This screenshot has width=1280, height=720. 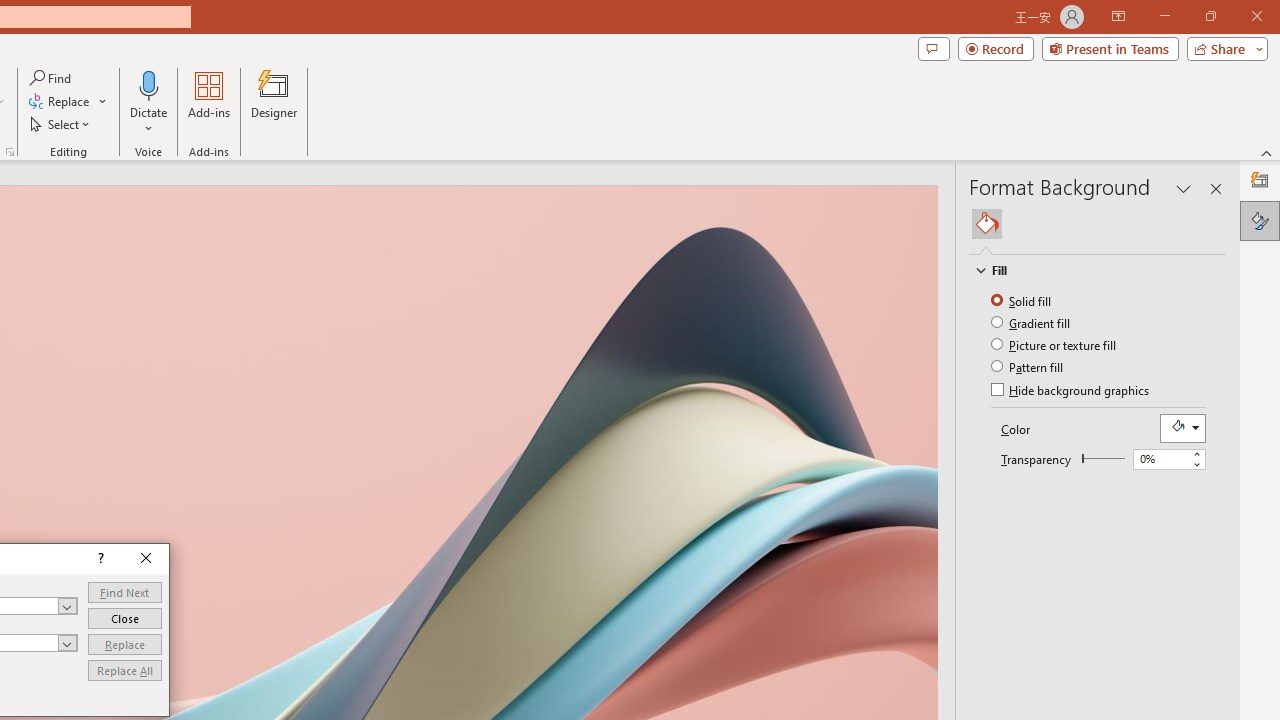 I want to click on 'Replace All', so click(x=123, y=670).